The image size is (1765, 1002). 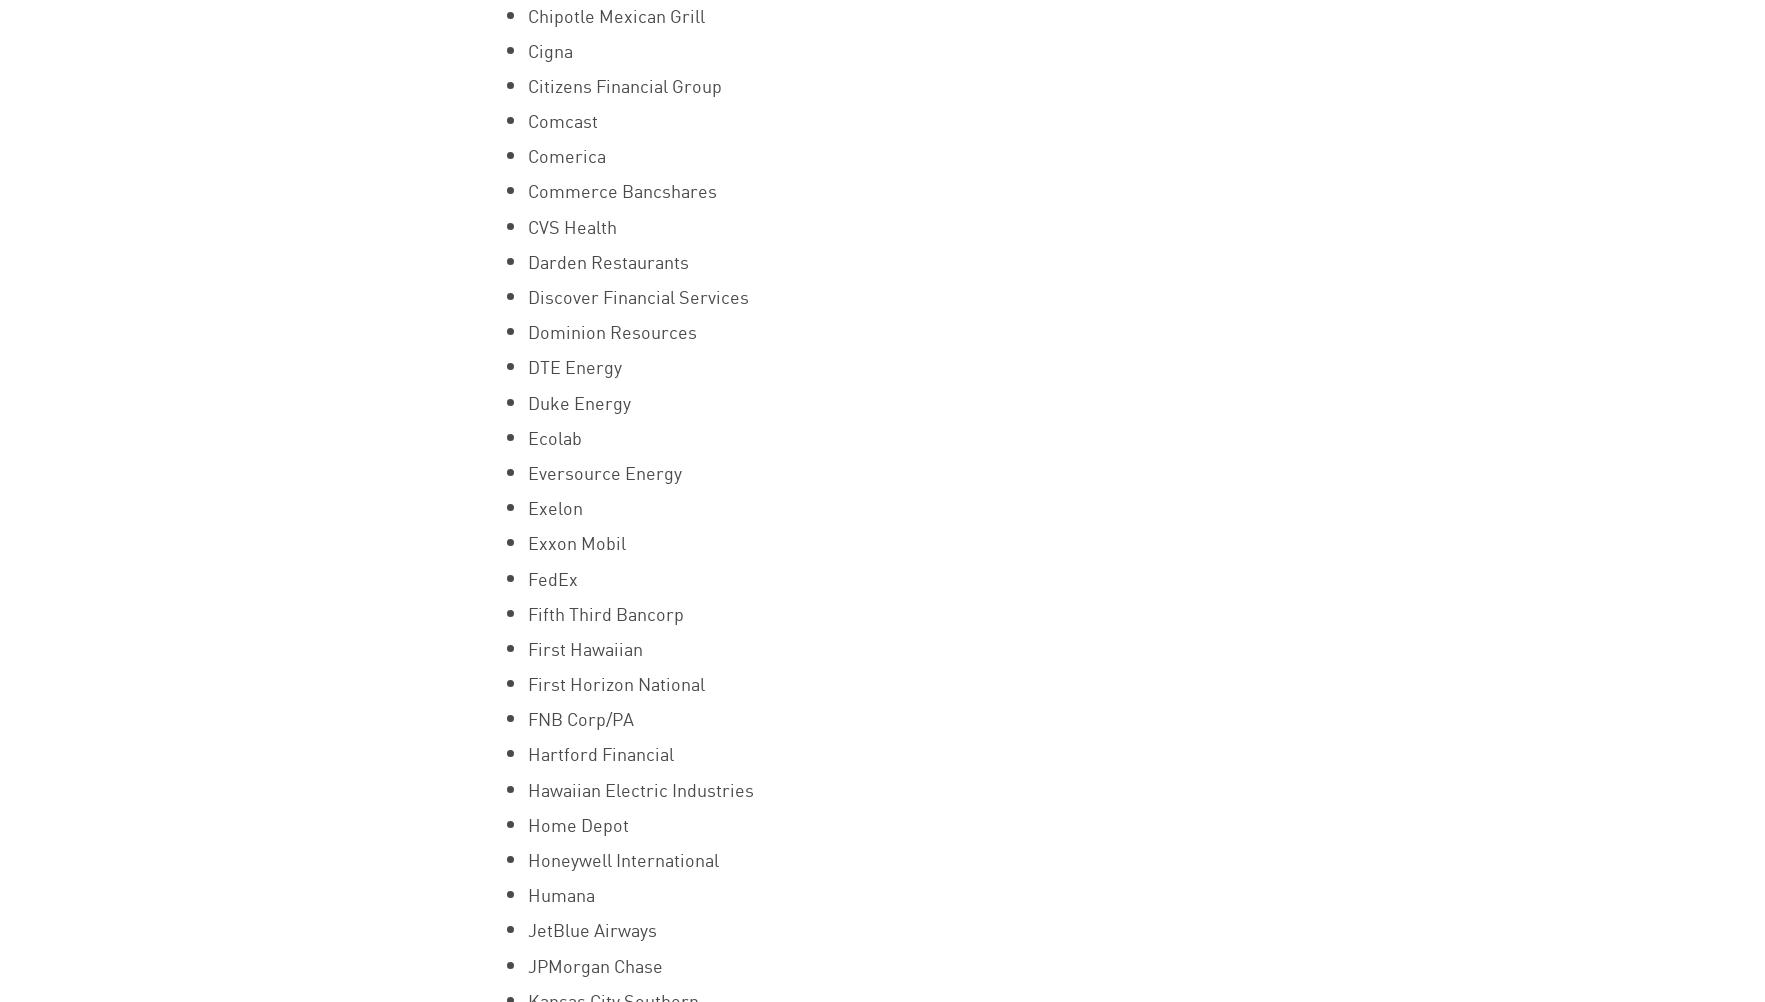 I want to click on 'Exxon Mobil', so click(x=574, y=541).